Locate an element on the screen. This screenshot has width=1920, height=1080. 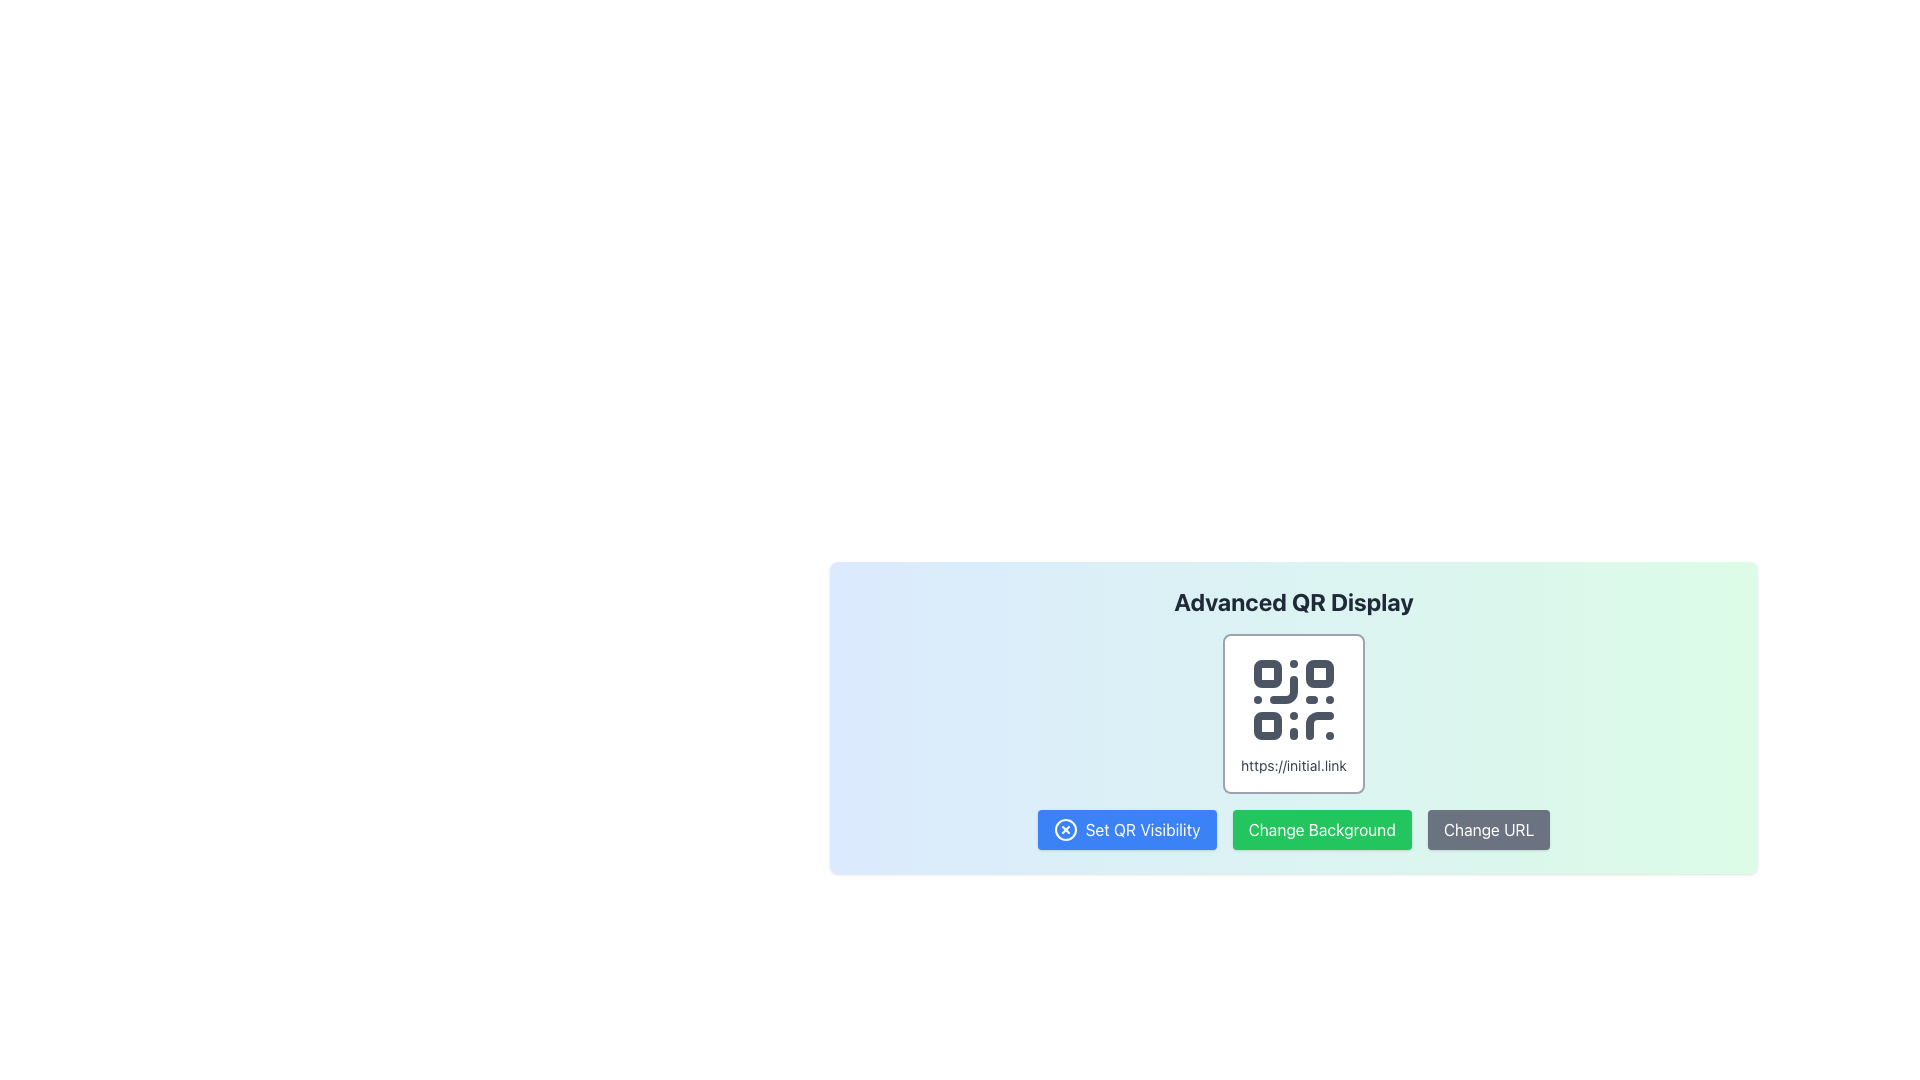
the circular icon element that signifies a cancel action, located within the bottom-left part of the interface is located at coordinates (1064, 829).